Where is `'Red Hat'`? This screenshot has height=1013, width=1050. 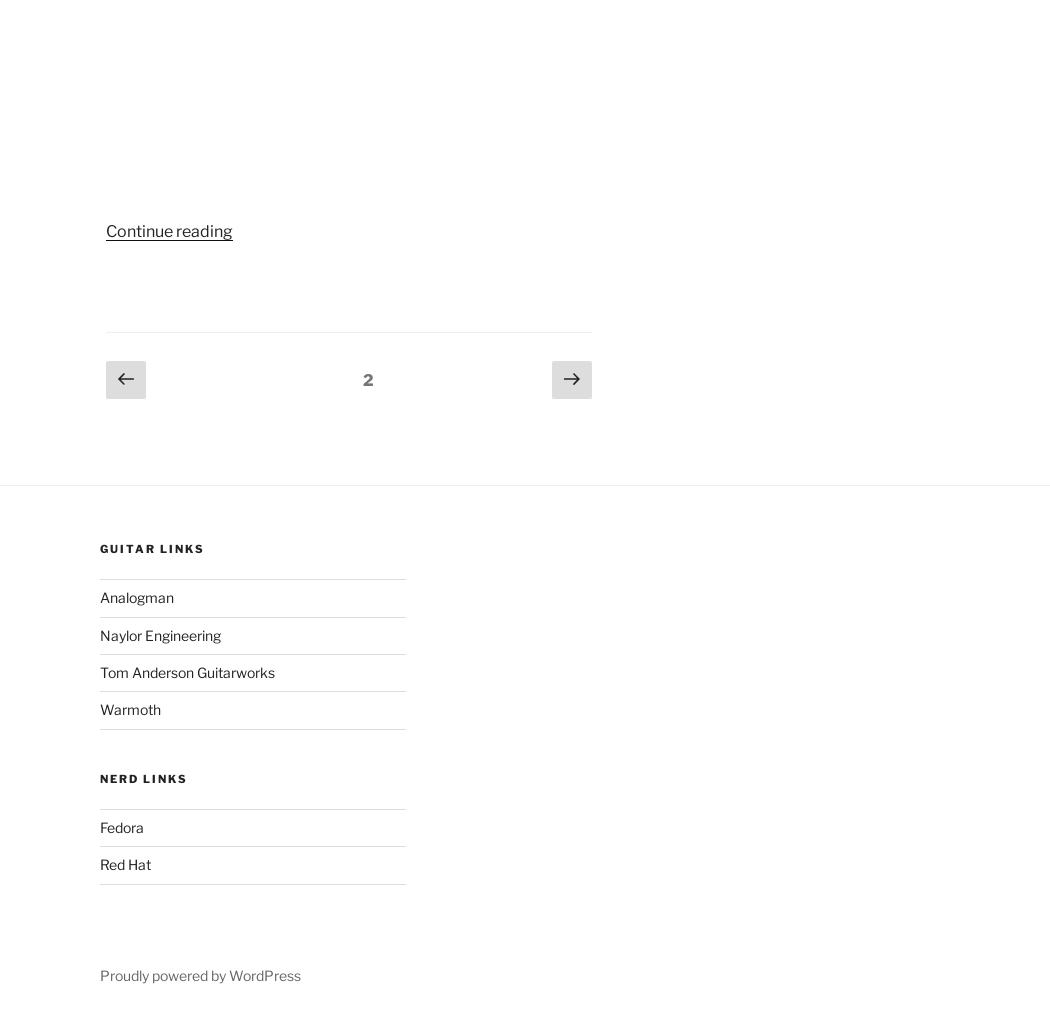
'Red Hat' is located at coordinates (123, 863).